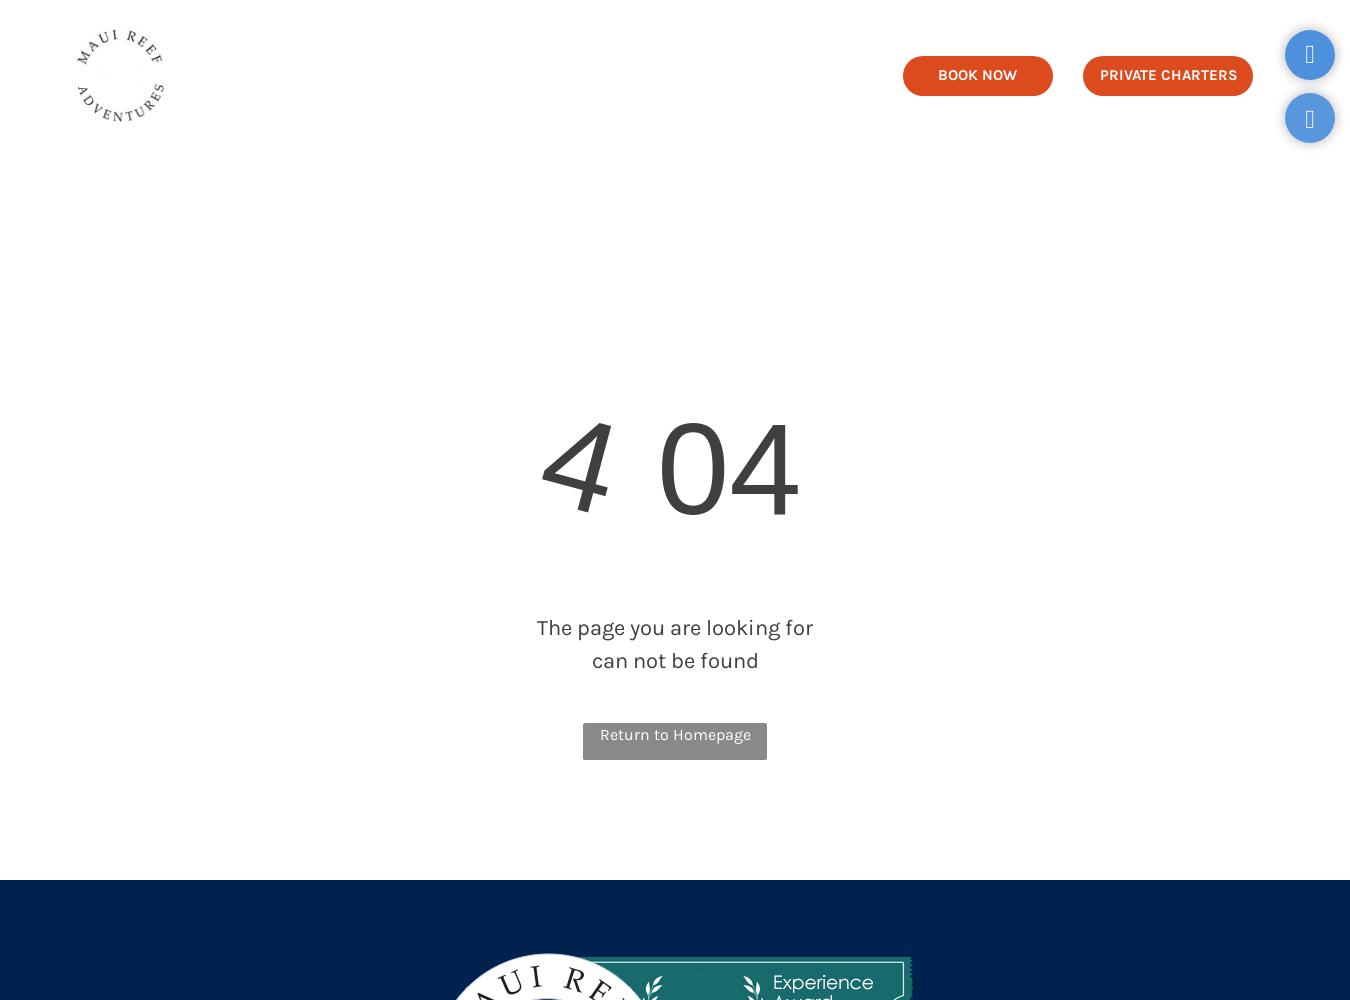 Image resolution: width=1350 pixels, height=1000 pixels. I want to click on 'The page you are looking for', so click(675, 628).